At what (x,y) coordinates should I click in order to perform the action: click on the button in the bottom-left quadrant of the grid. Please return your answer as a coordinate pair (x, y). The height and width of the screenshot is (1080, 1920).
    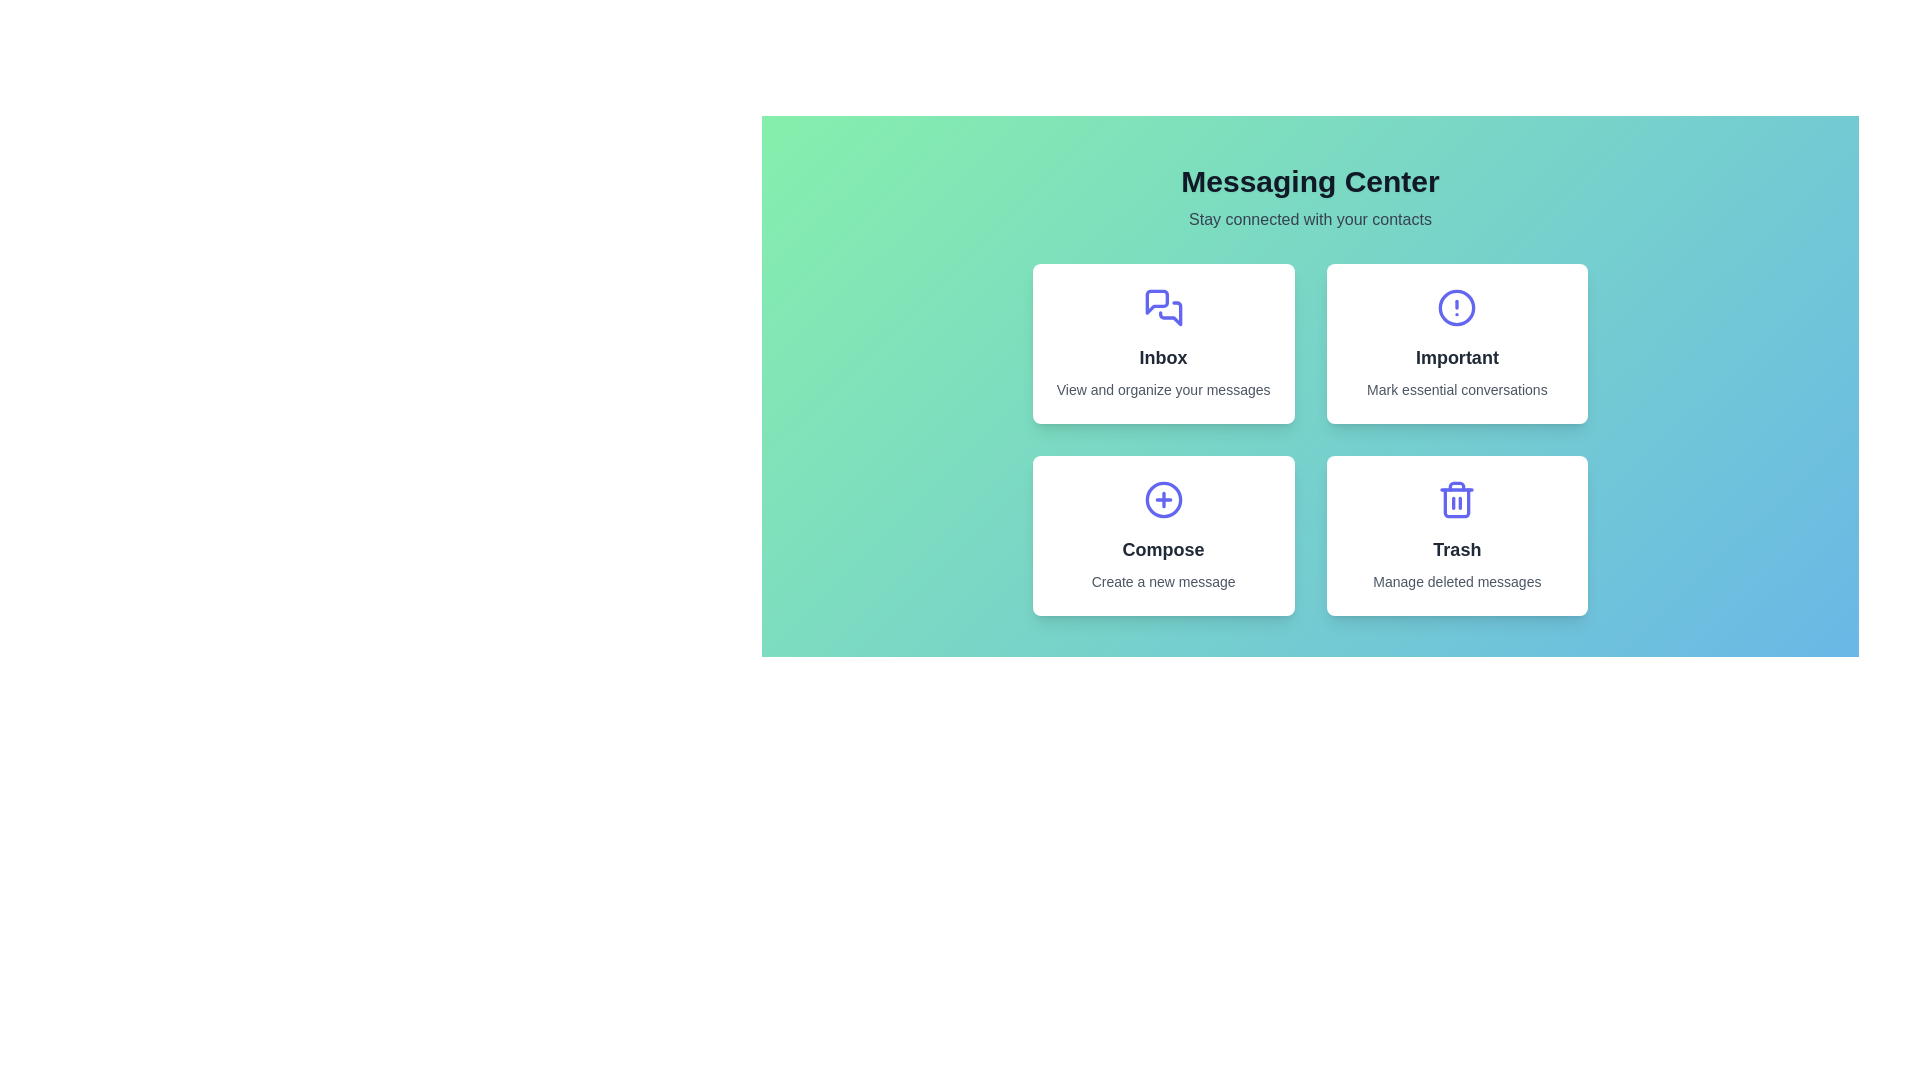
    Looking at the image, I should click on (1163, 535).